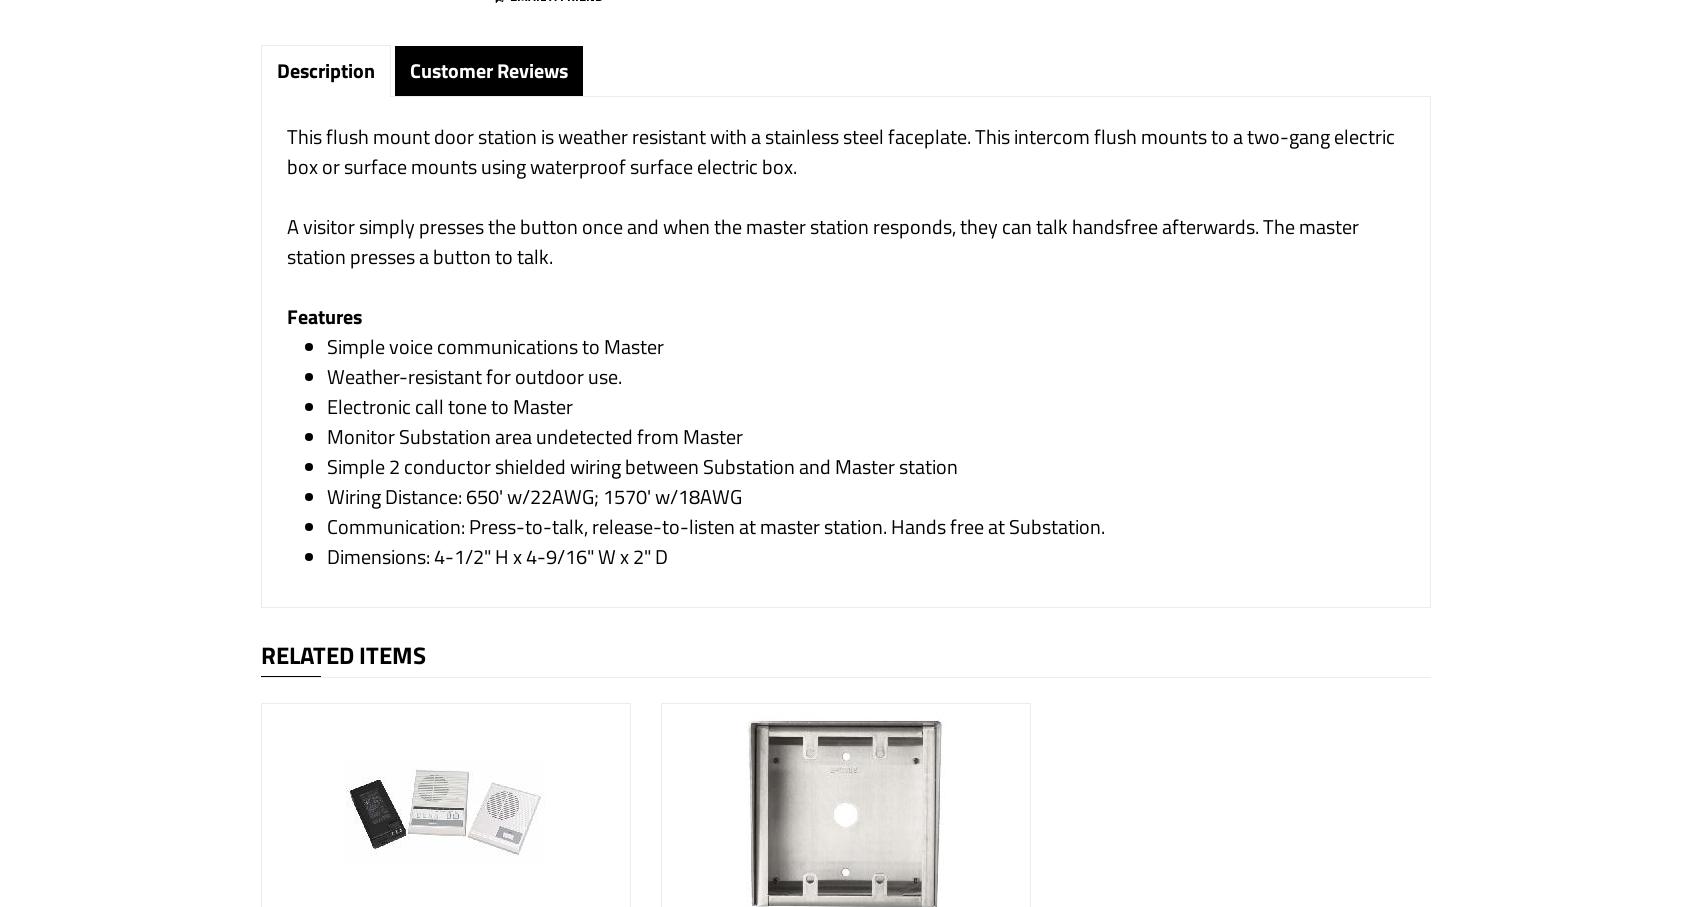  I want to click on 'Features', so click(323, 316).